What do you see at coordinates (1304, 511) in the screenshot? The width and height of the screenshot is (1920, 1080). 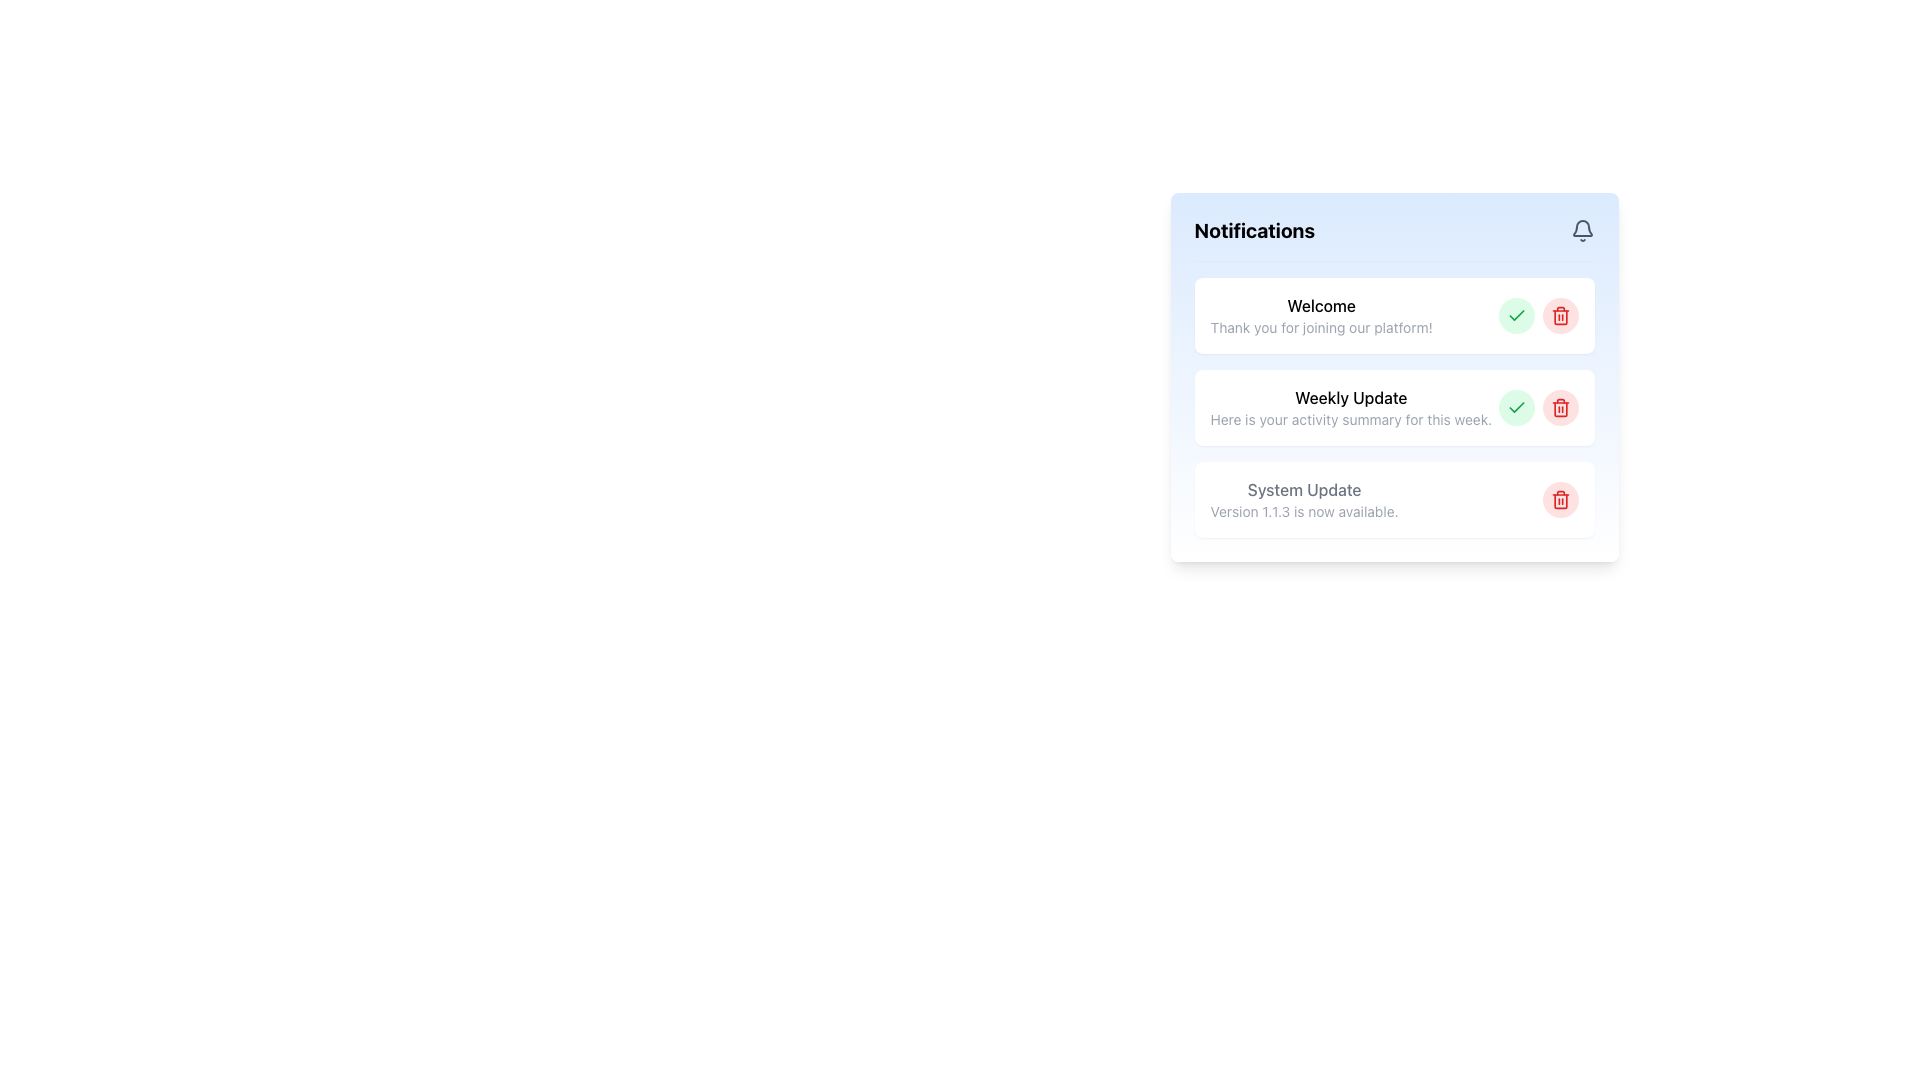 I see `information displayed in the Static Text Label that shows 'Version 1.1.3 is now available.' located below the 'System Update' title in the notification area` at bounding box center [1304, 511].